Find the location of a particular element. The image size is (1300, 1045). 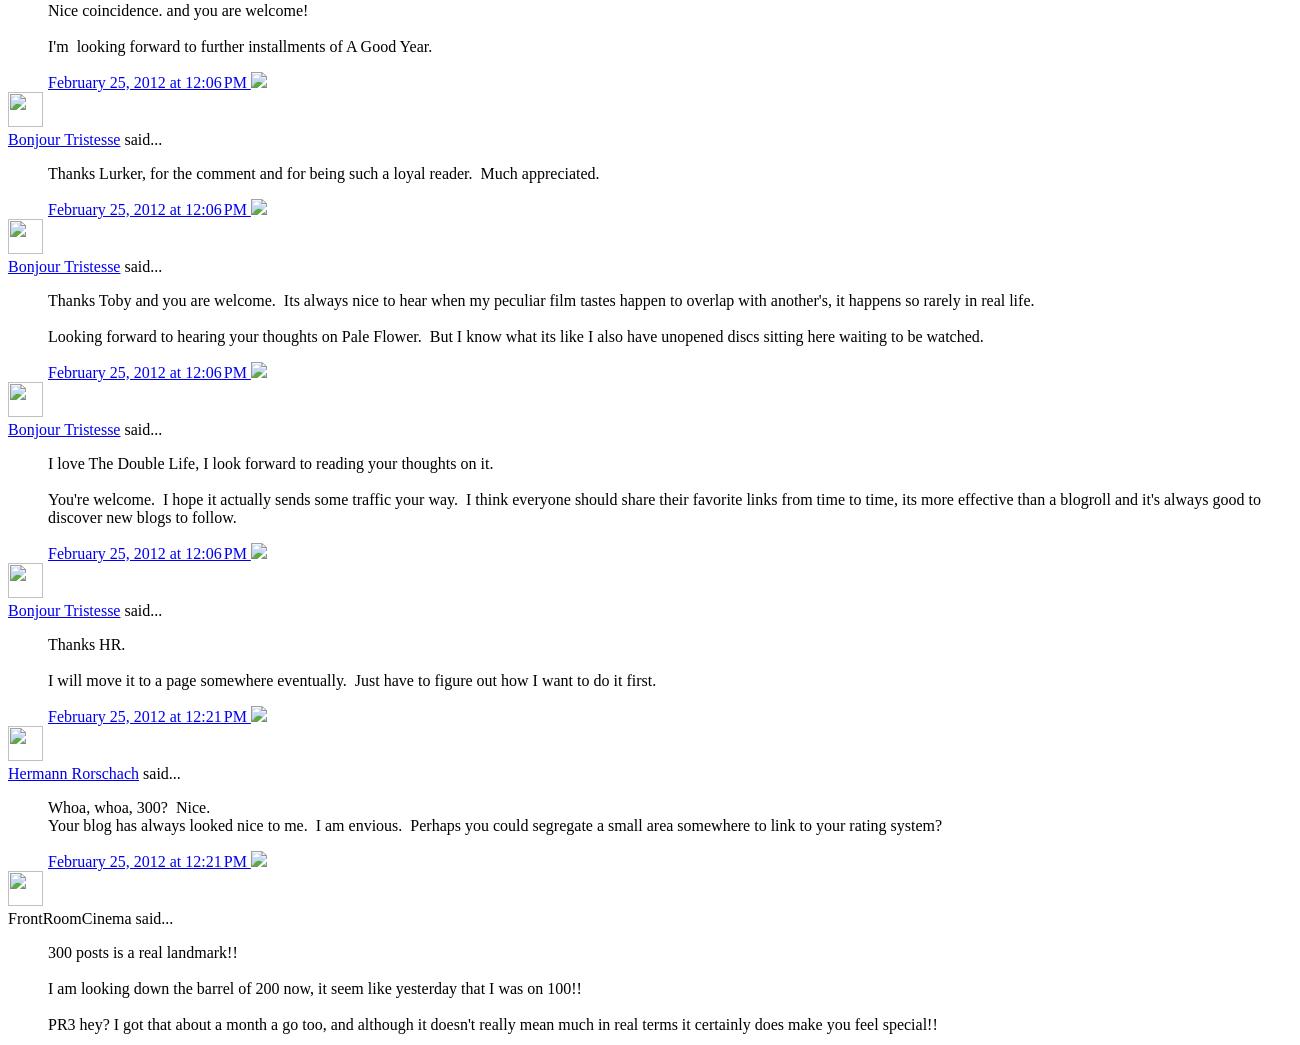

'I love The Double Life, I look forward to reading your thoughts on it.' is located at coordinates (46, 463).